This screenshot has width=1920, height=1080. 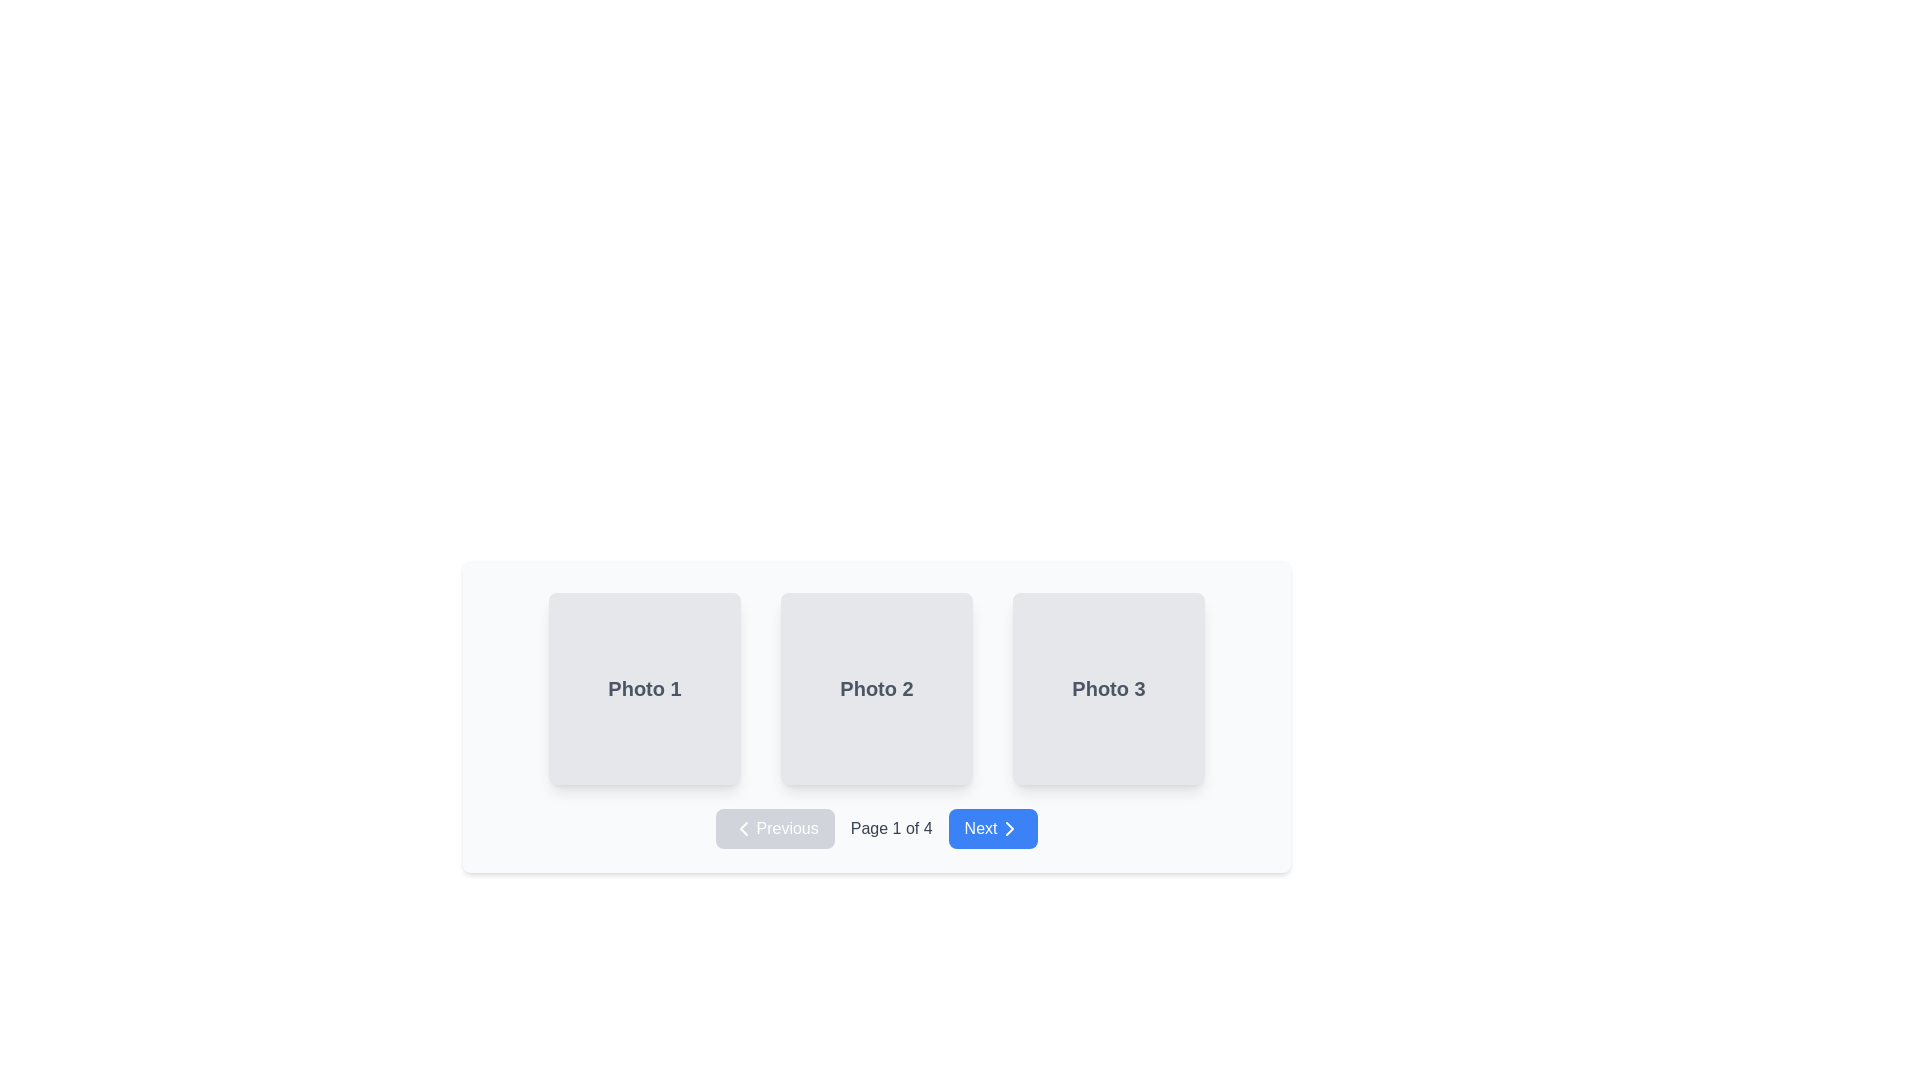 I want to click on the static text label displaying the current page number and total pages in the paginated interface, which is centrally located between the 'Previous' and 'Next' buttons, so click(x=890, y=829).